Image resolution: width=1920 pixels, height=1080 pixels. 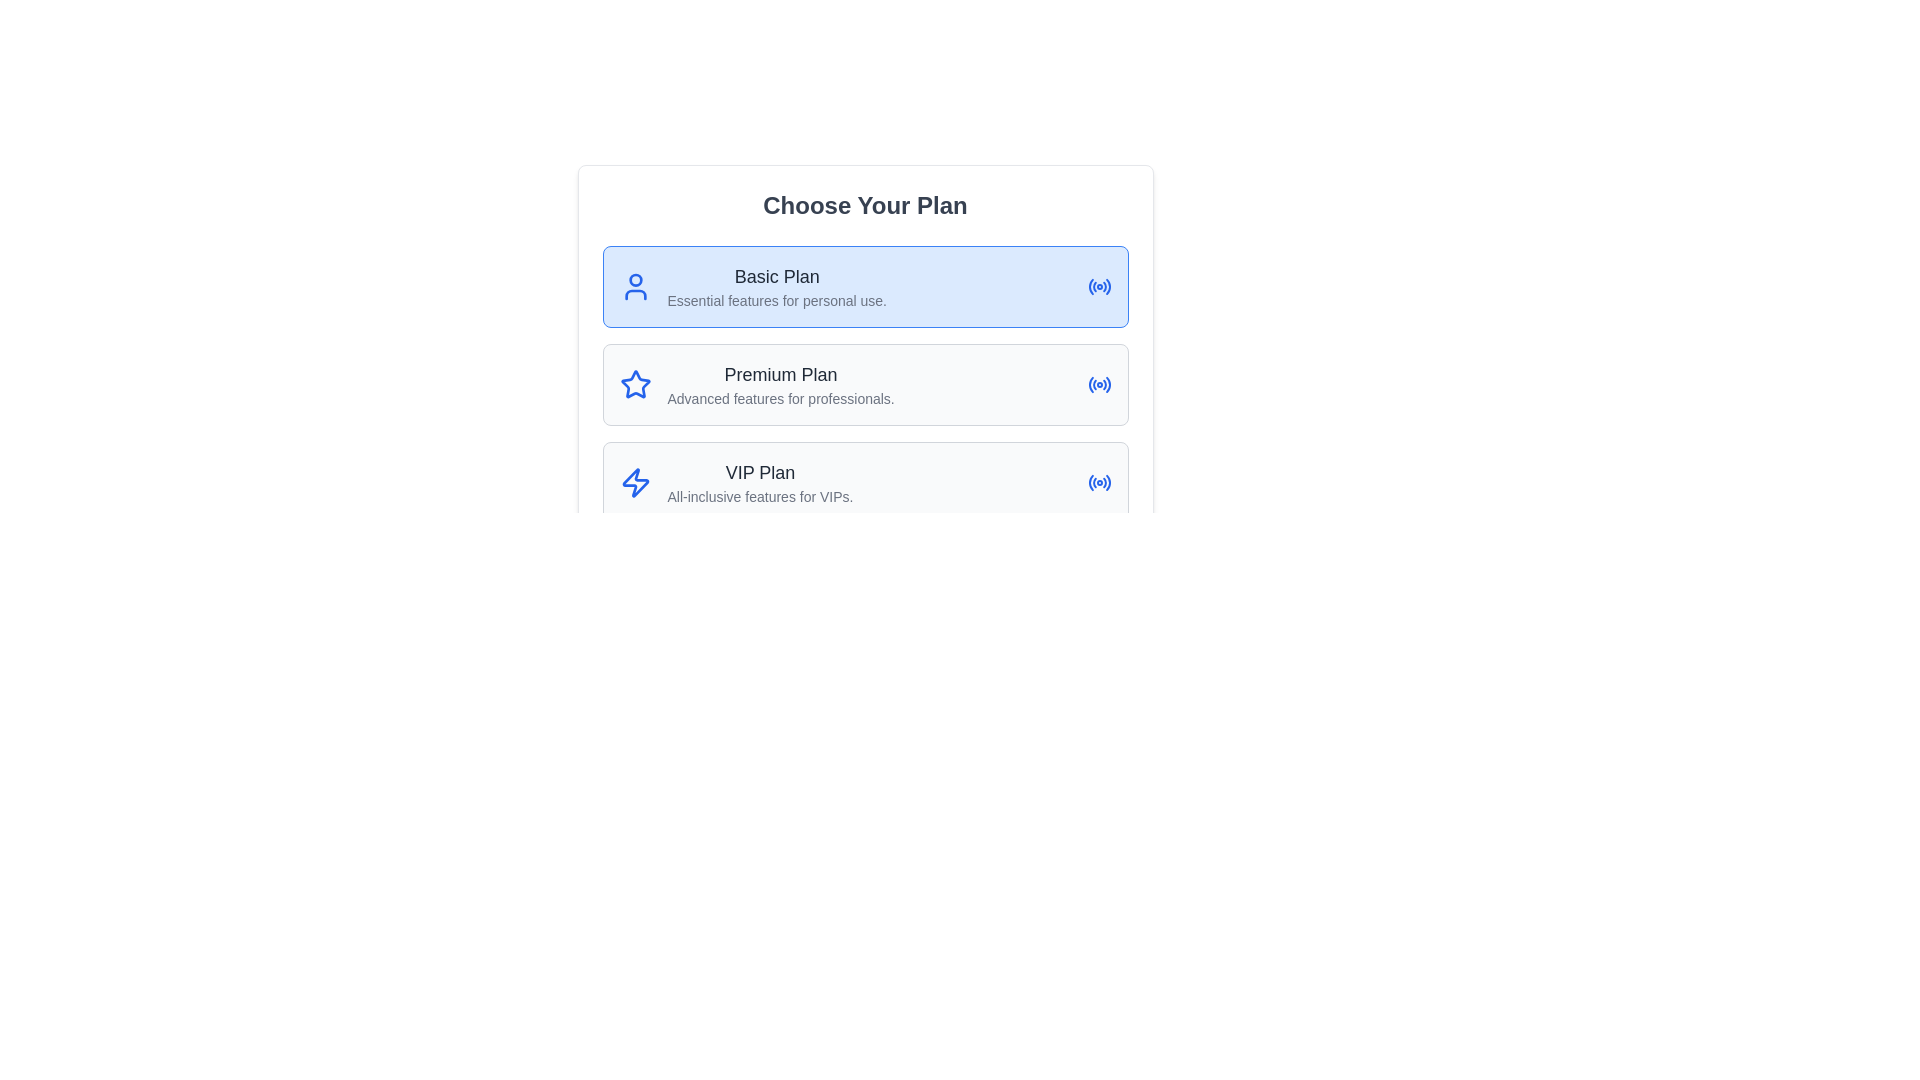 What do you see at coordinates (634, 385) in the screenshot?
I see `the star-shaped icon outlined in blue, which indicates the Premium Plan option located to the left of the 'Premium Plan' title and description` at bounding box center [634, 385].